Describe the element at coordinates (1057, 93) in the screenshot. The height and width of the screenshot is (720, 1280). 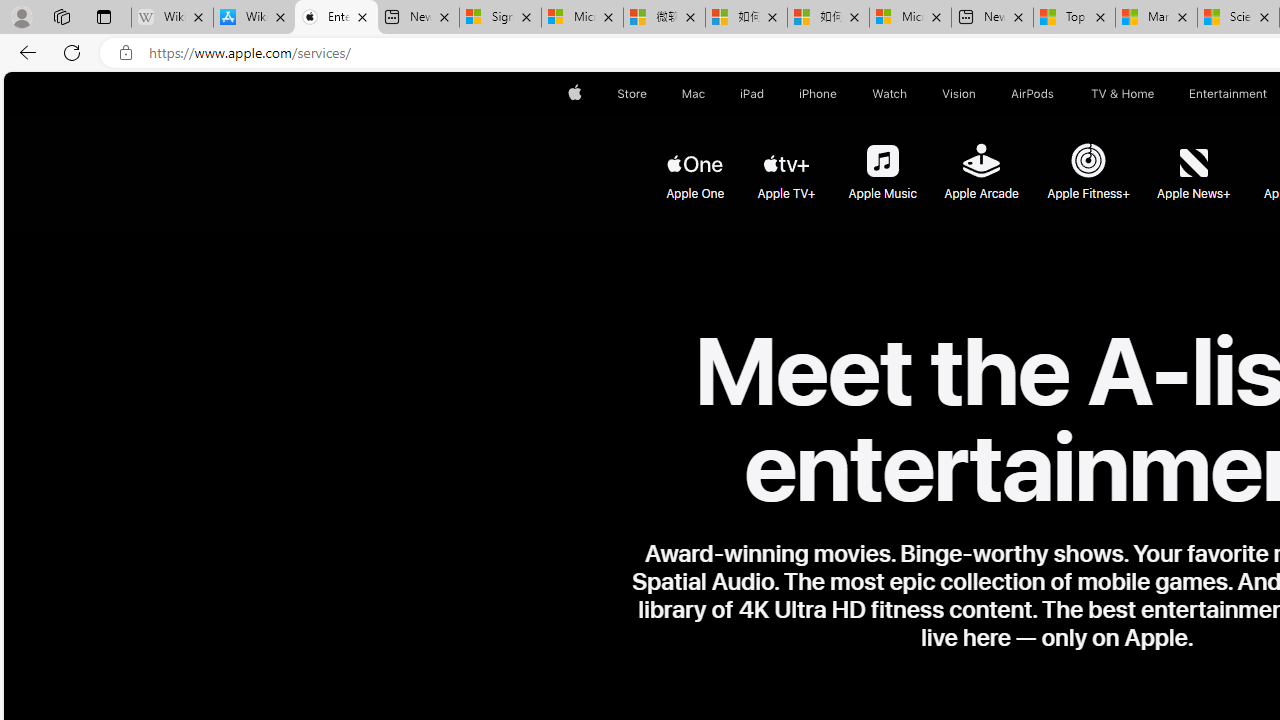
I see `'AirPods menu'` at that location.